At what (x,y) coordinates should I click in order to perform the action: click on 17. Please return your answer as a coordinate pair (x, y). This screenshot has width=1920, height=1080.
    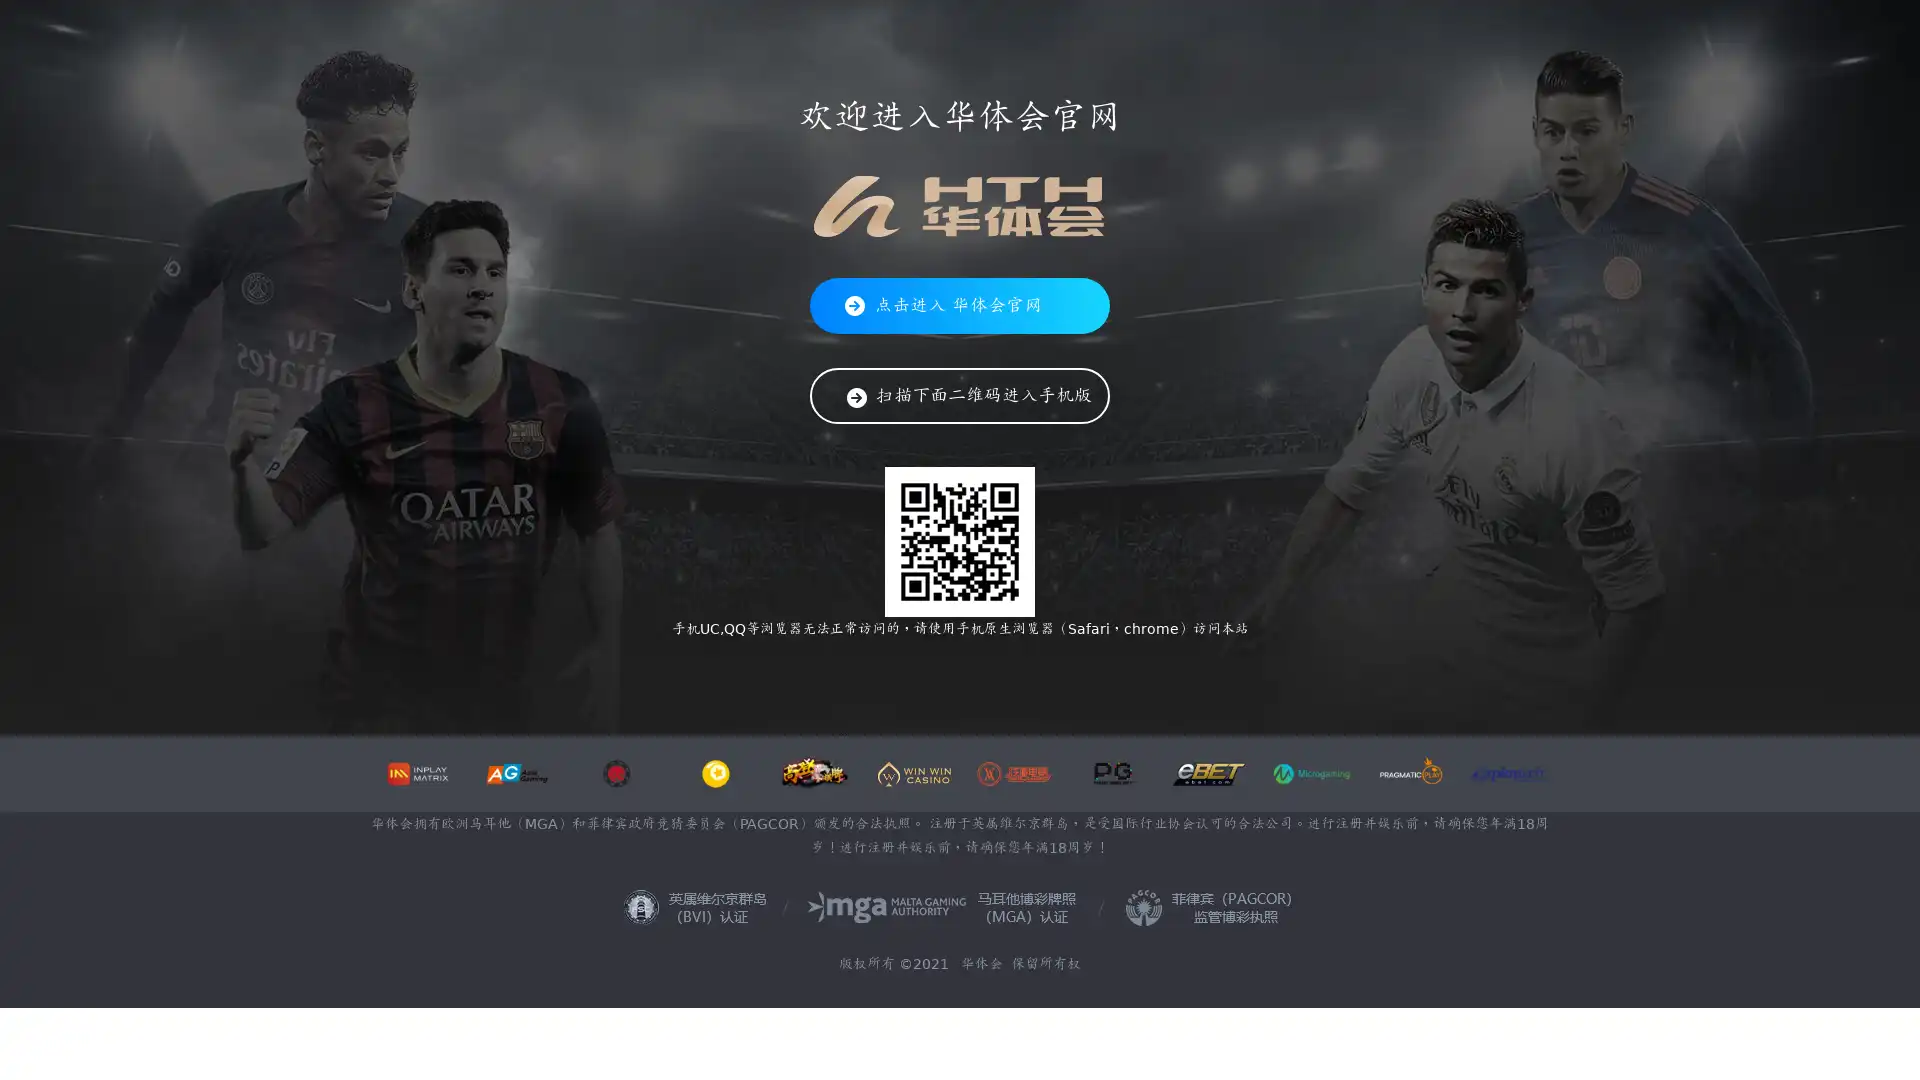
    Looking at the image, I should click on (1156, 666).